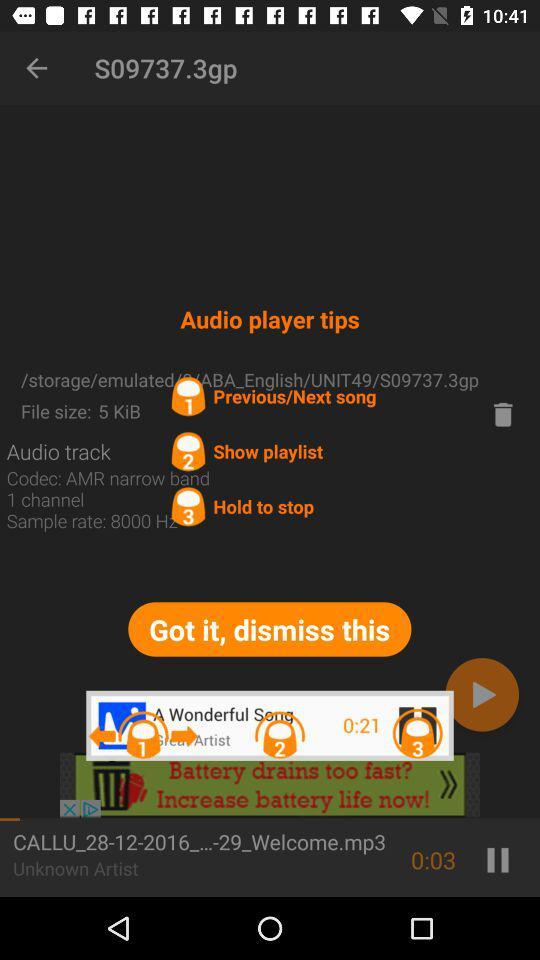 The image size is (540, 960). What do you see at coordinates (432, 859) in the screenshot?
I see `the 0:03 item` at bounding box center [432, 859].